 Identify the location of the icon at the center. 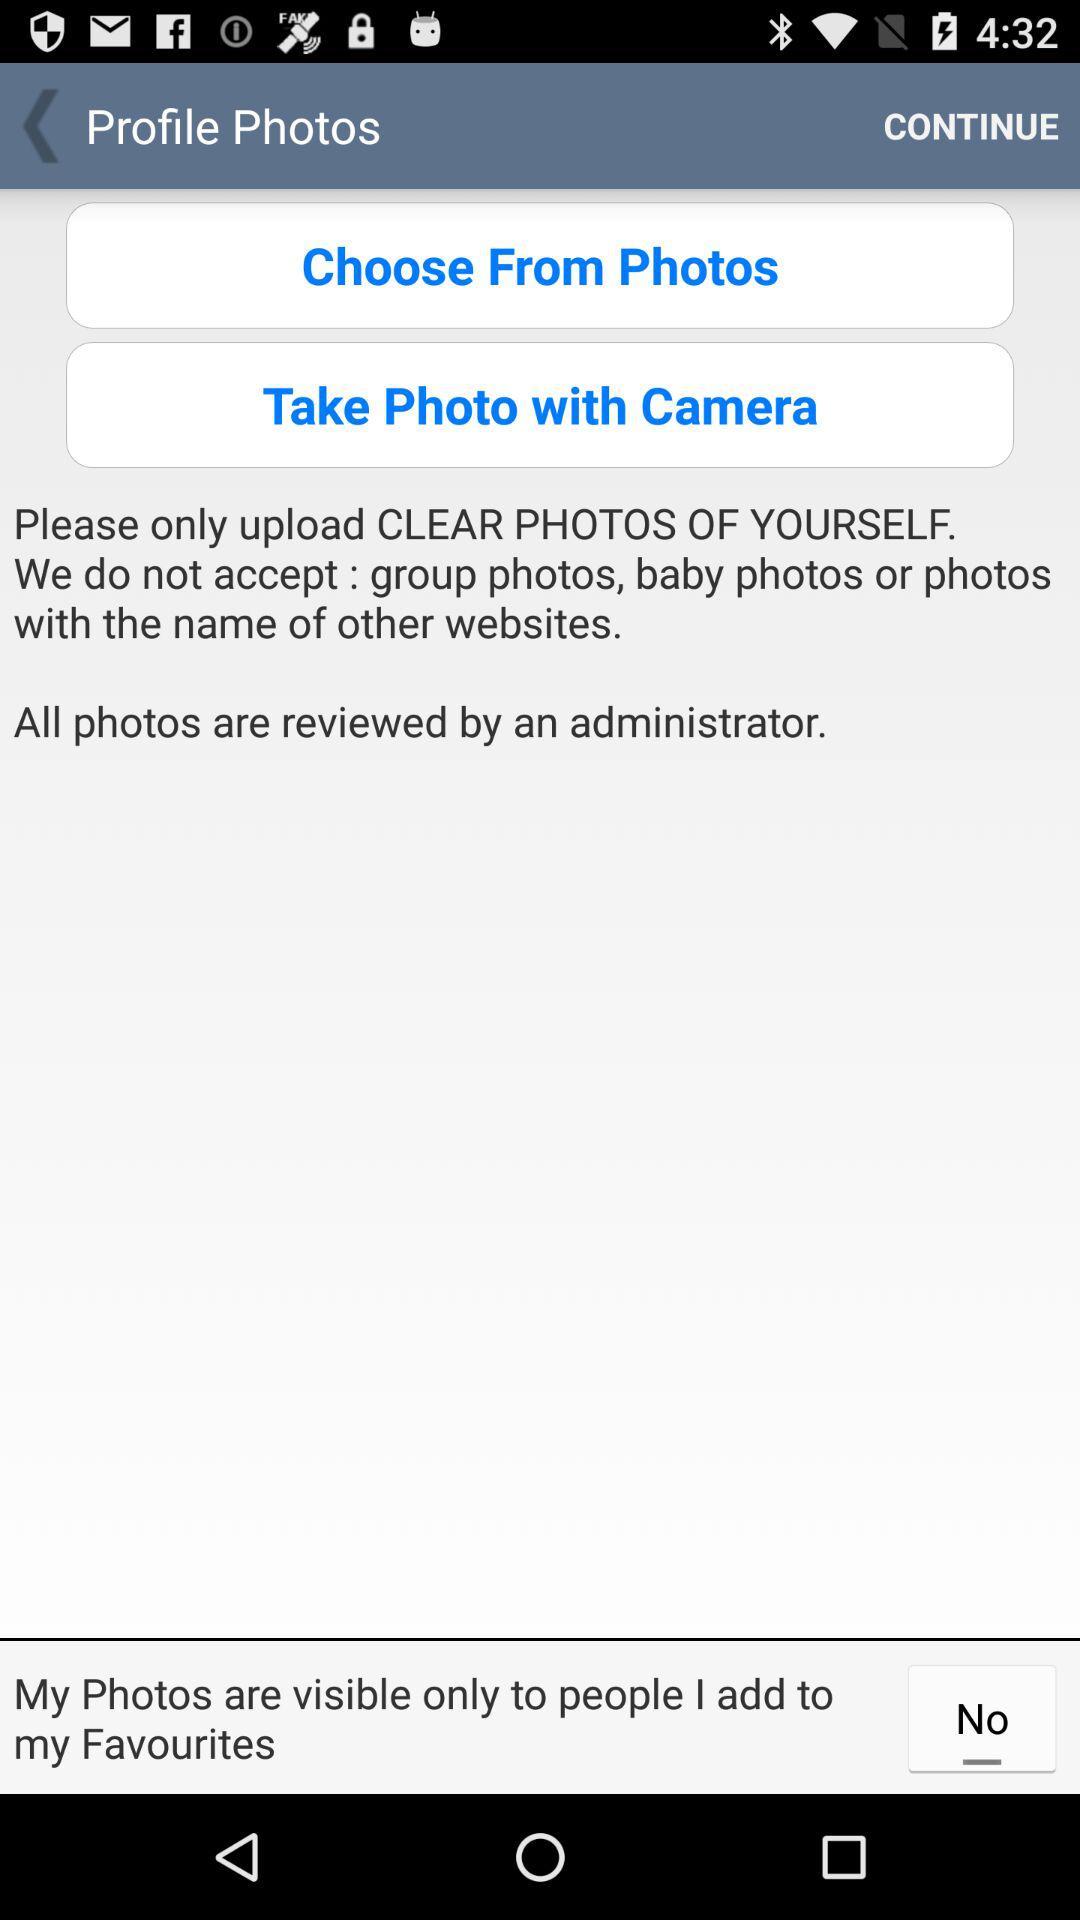
(540, 1200).